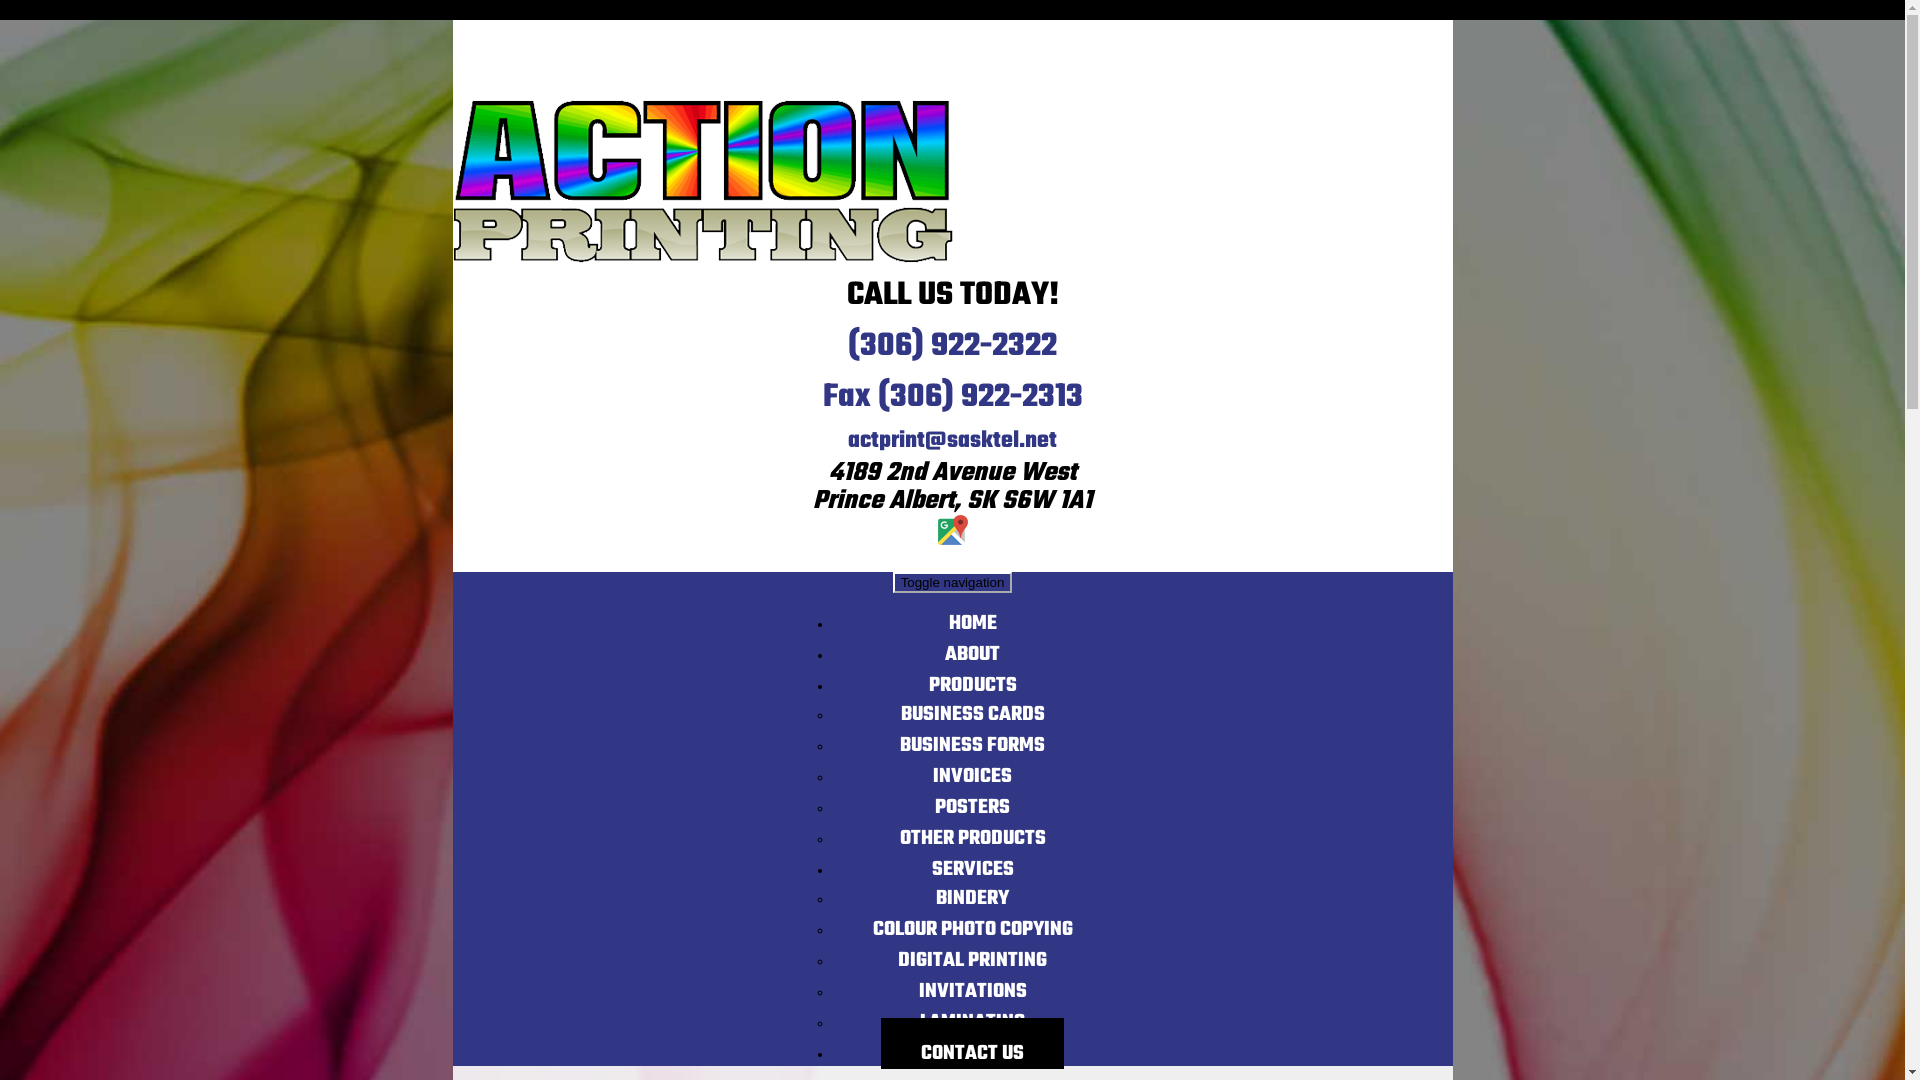  What do you see at coordinates (972, 887) in the screenshot?
I see `'BINDERY'` at bounding box center [972, 887].